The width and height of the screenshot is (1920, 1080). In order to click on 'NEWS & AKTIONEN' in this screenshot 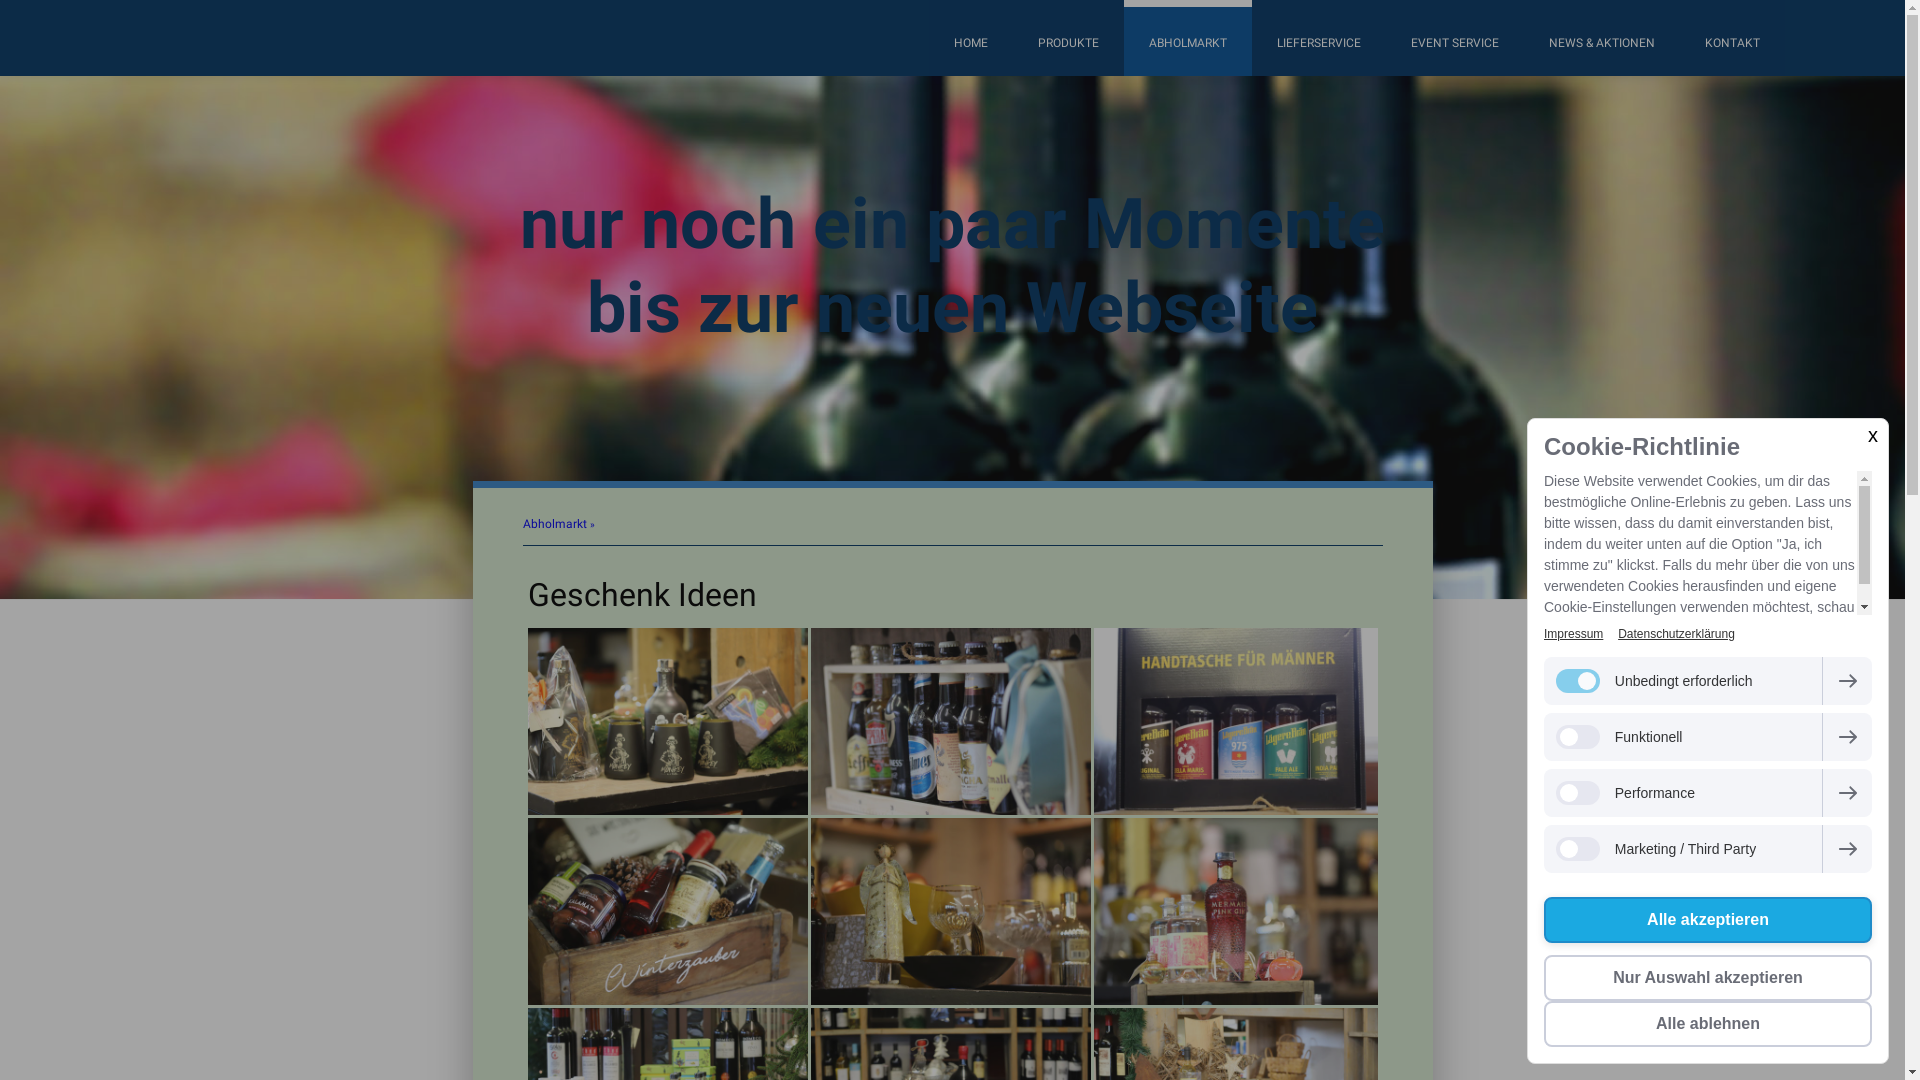, I will do `click(1602, 38)`.